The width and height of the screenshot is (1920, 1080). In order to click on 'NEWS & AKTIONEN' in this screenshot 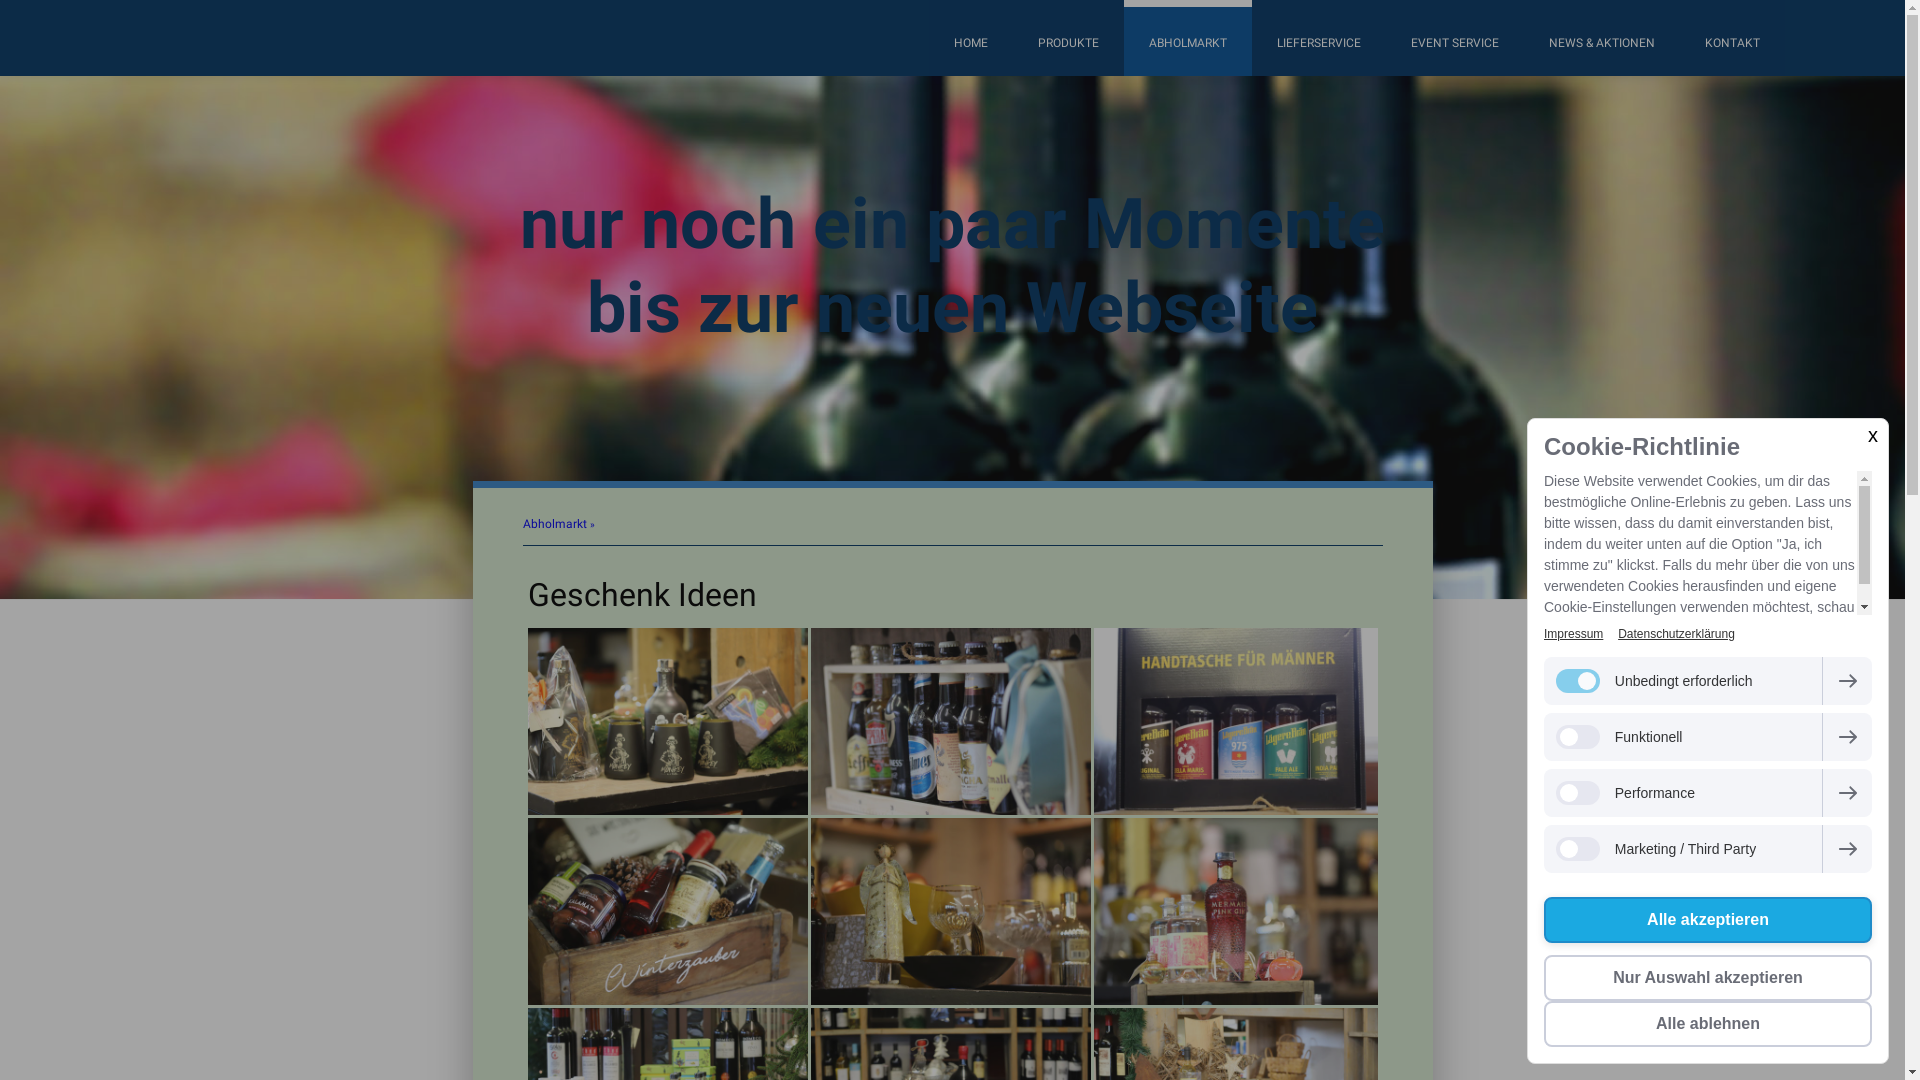, I will do `click(1602, 38)`.